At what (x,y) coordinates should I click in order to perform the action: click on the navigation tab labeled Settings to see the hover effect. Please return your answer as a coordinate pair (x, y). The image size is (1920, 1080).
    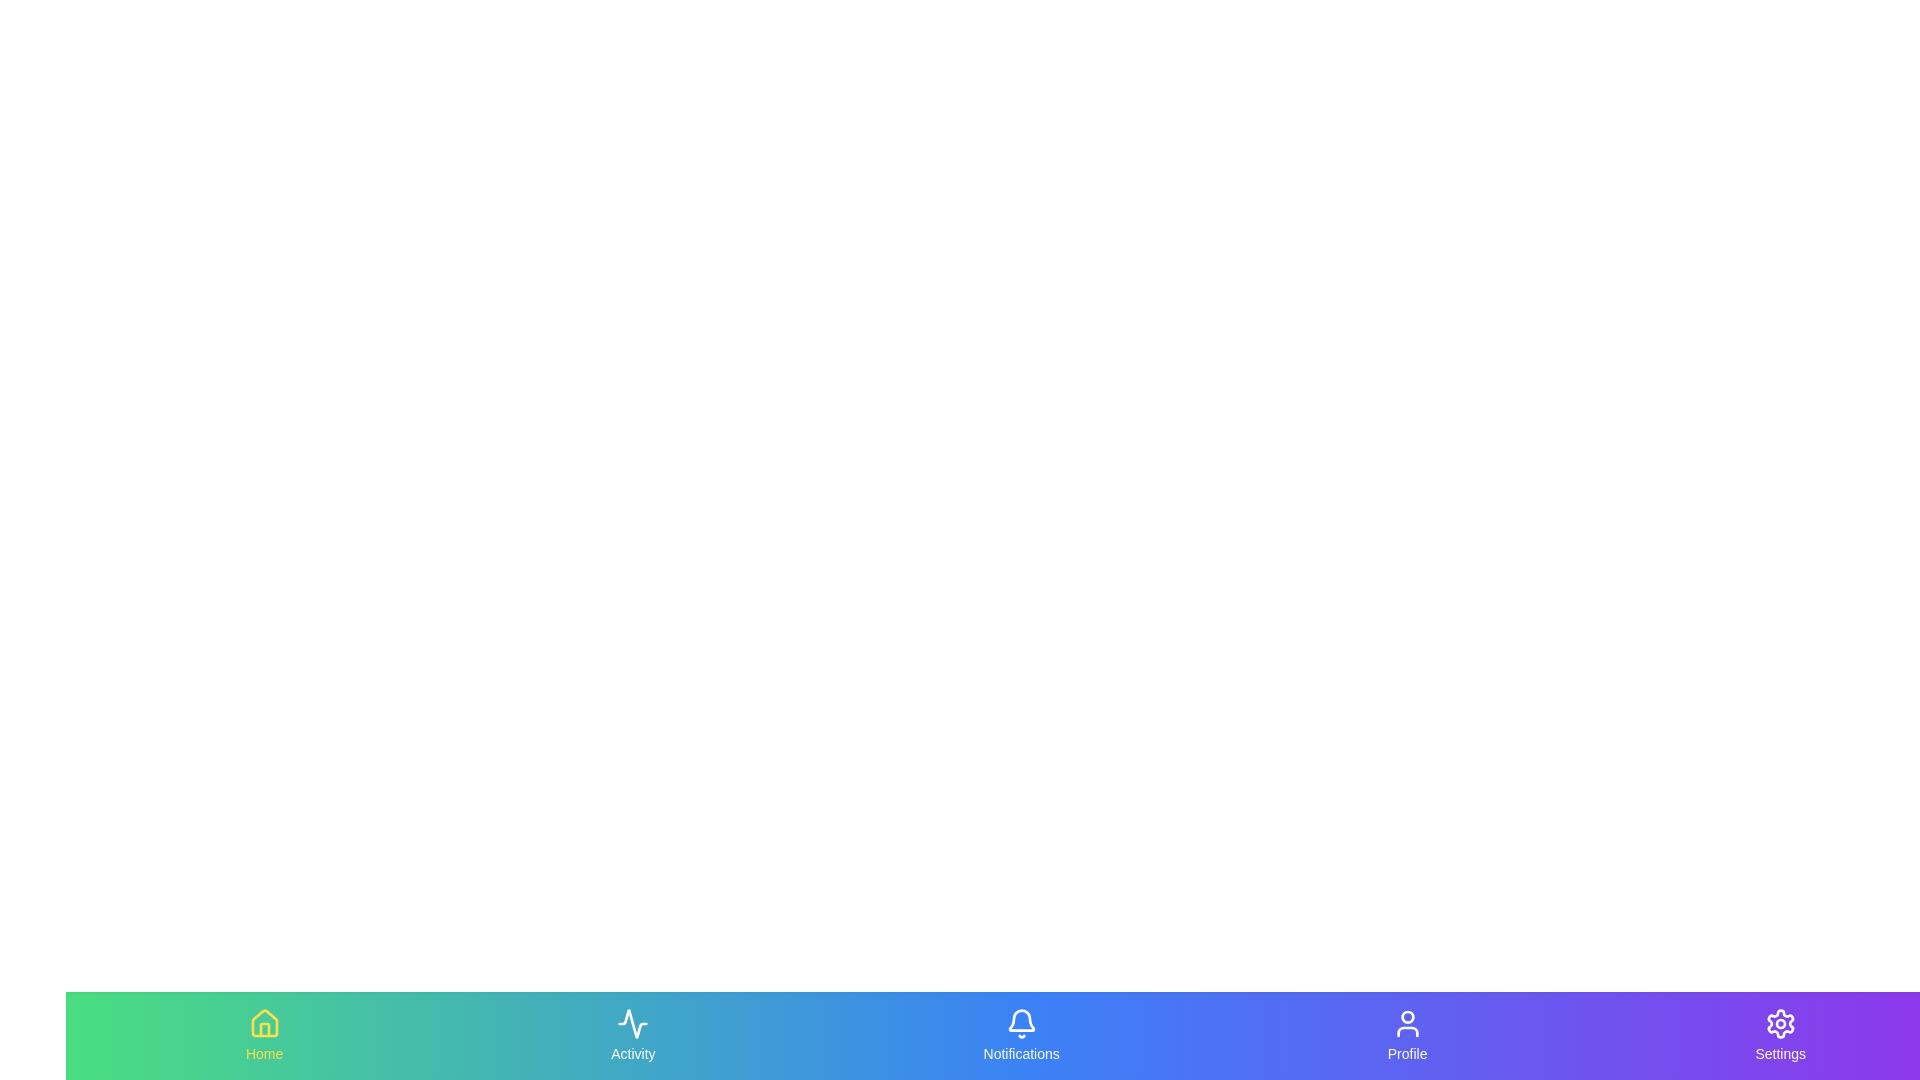
    Looking at the image, I should click on (1780, 1035).